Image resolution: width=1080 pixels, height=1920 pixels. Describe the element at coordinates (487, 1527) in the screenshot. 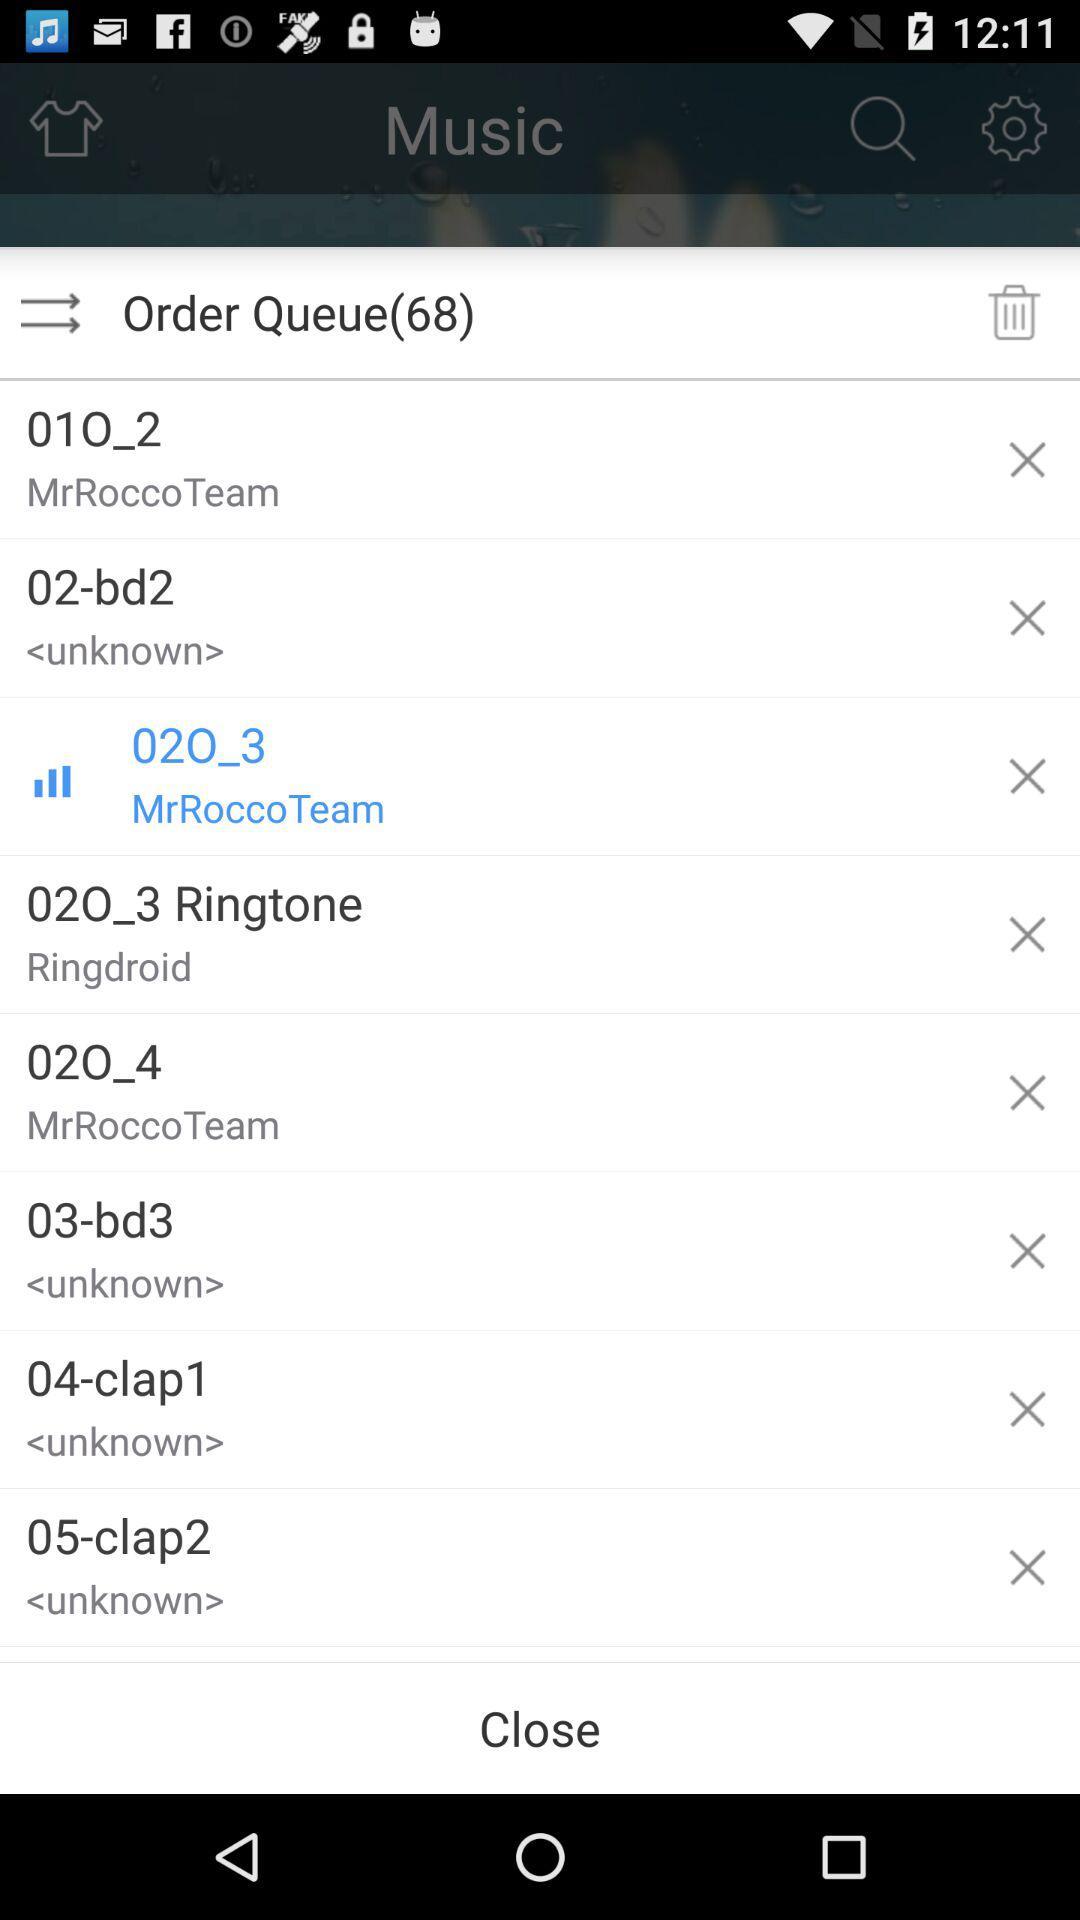

I see `the item above <unknown> item` at that location.